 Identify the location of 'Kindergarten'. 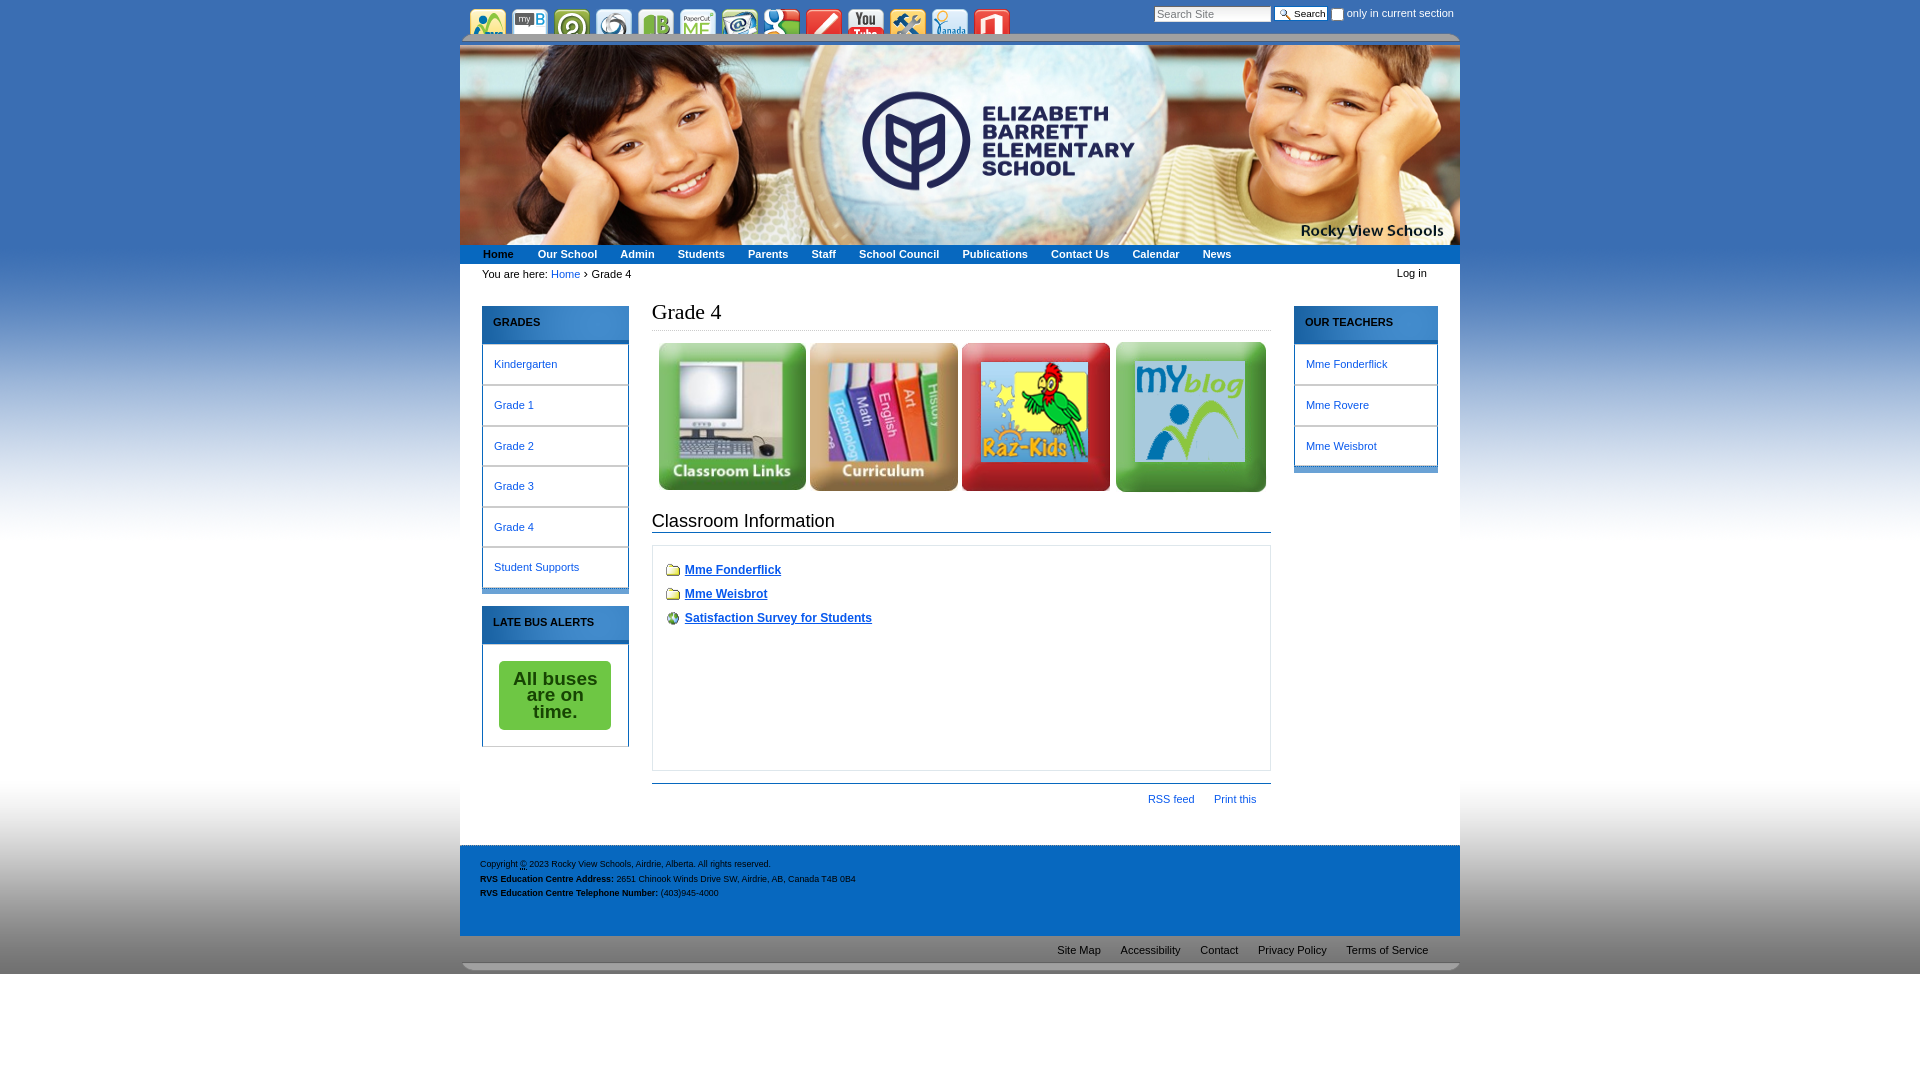
(555, 364).